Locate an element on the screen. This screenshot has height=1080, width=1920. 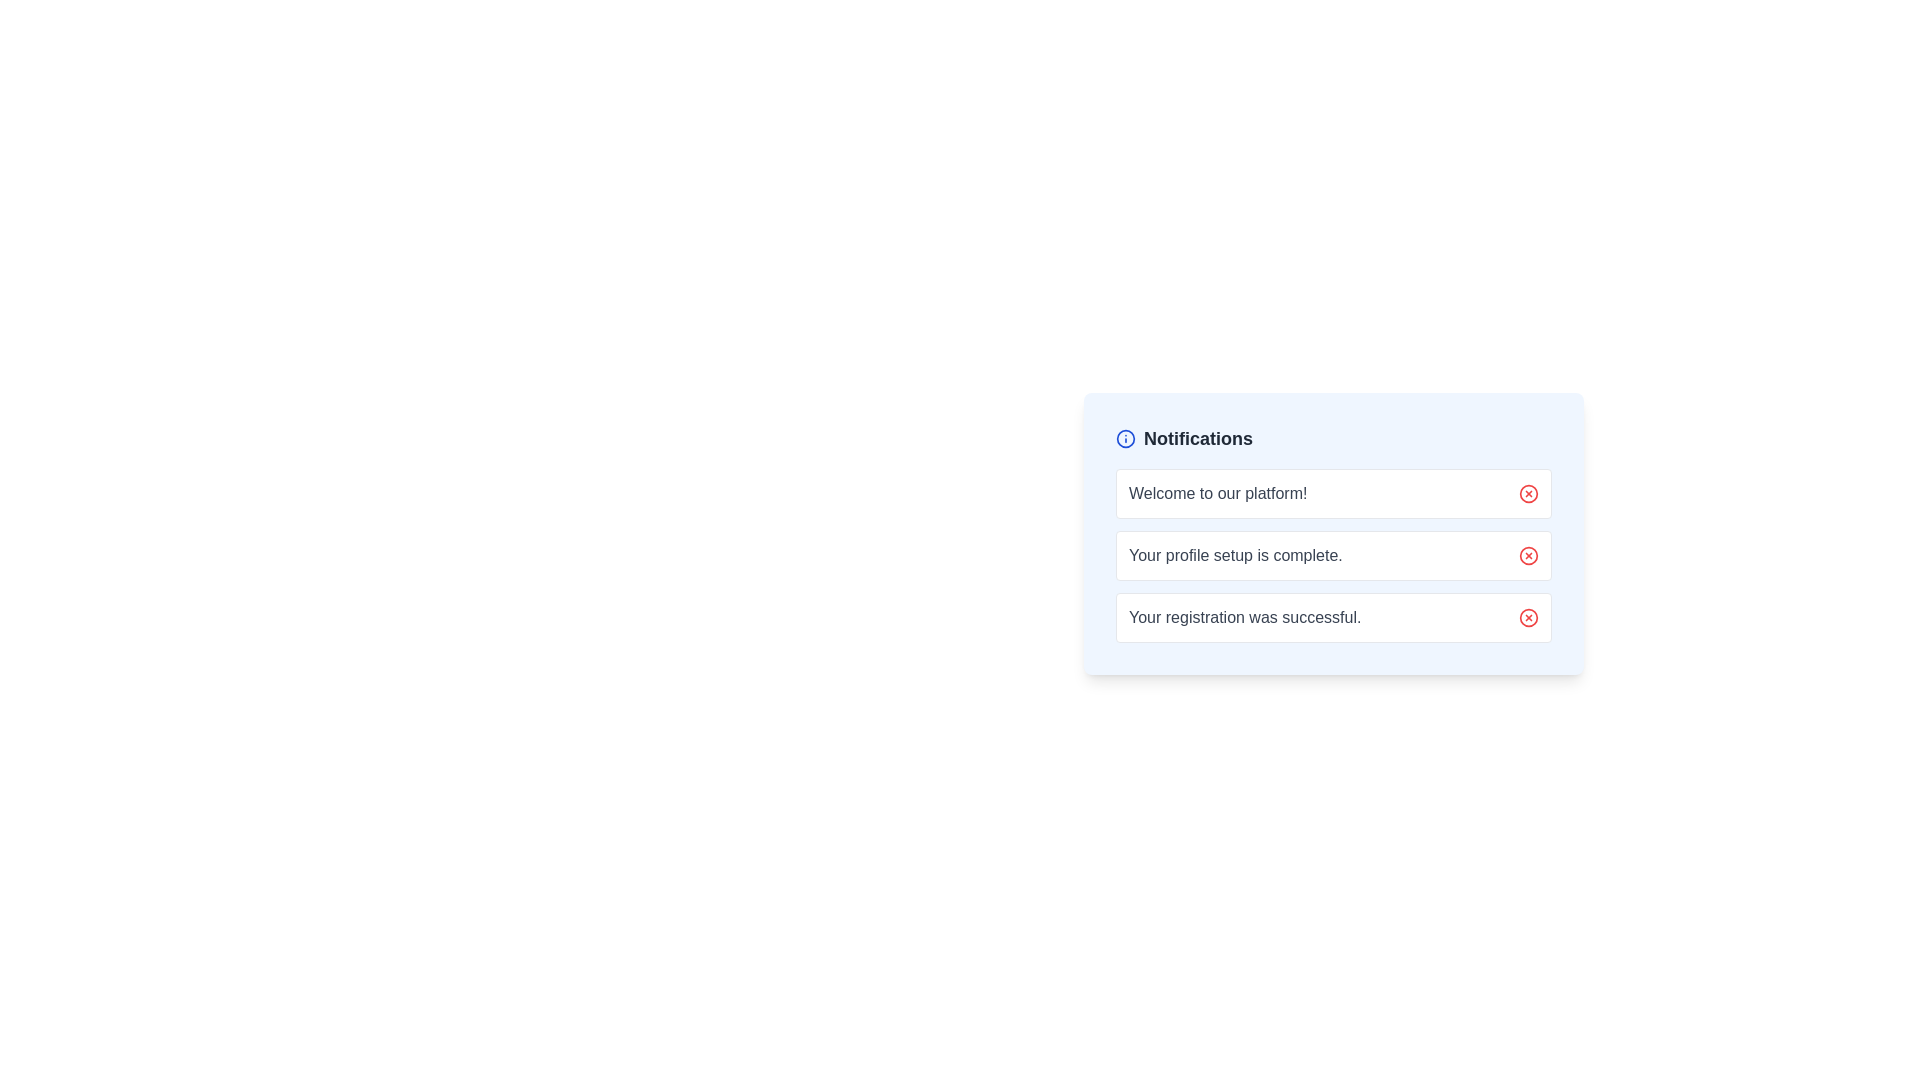
text label indicating progress and success related to the user's profile setup, which is located below the 'Welcome to our platform!' notification and above the 'Your registration was successful.' notification is located at coordinates (1334, 555).